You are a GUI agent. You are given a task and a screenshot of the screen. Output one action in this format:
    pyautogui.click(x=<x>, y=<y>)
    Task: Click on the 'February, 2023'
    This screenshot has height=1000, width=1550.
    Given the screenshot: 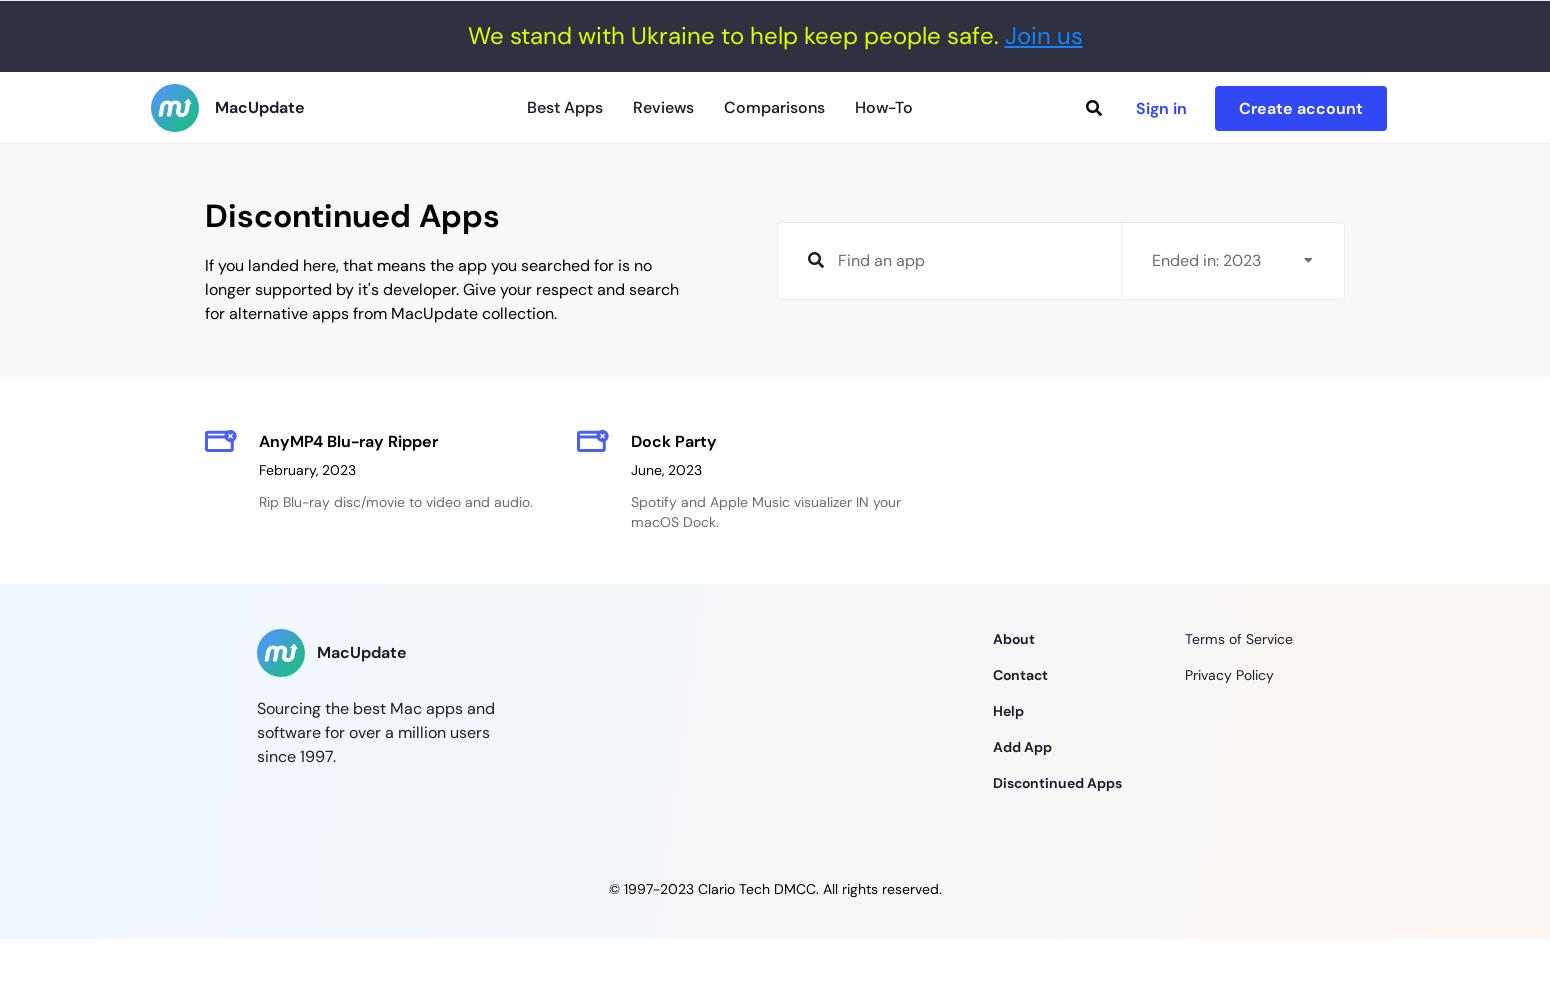 What is the action you would take?
    pyautogui.click(x=307, y=469)
    